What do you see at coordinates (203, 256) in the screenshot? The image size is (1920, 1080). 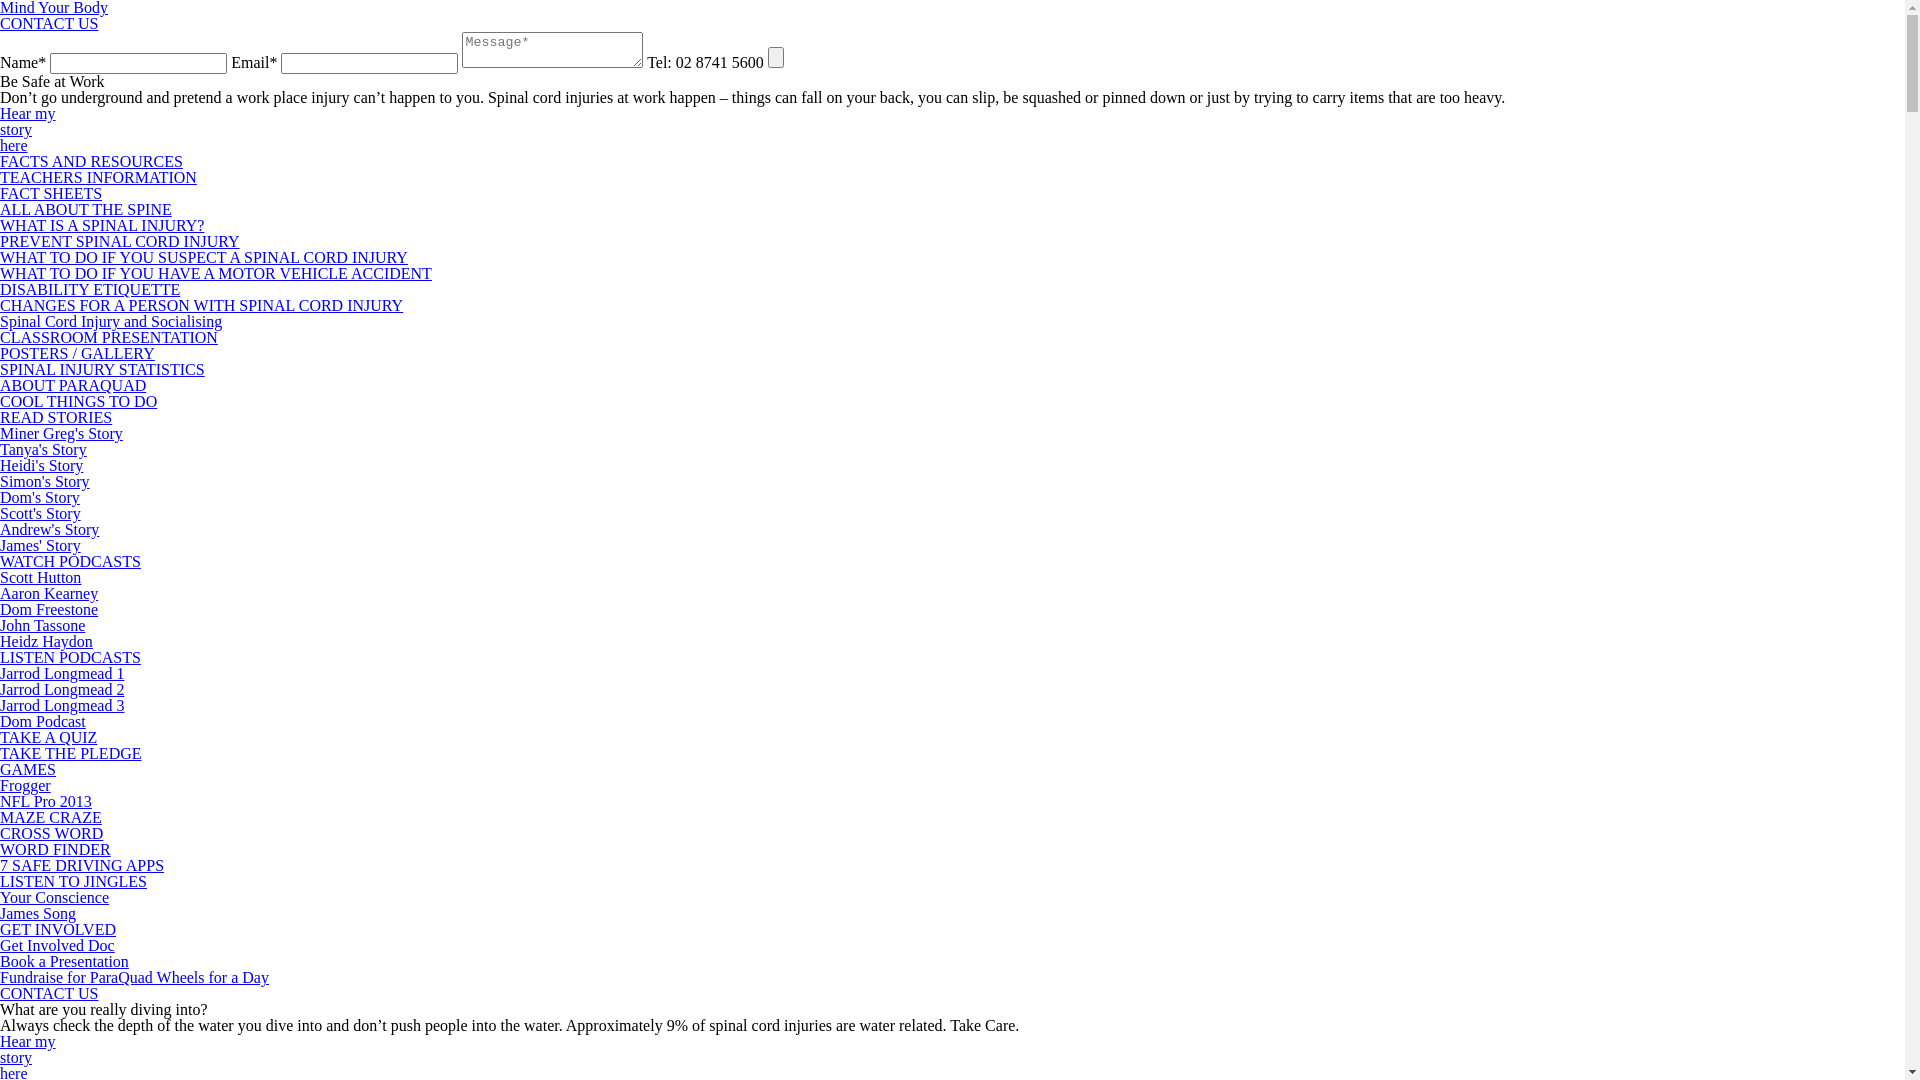 I see `'WHAT TO DO IF YOU SUSPECT A SPINAL CORD INJURY'` at bounding box center [203, 256].